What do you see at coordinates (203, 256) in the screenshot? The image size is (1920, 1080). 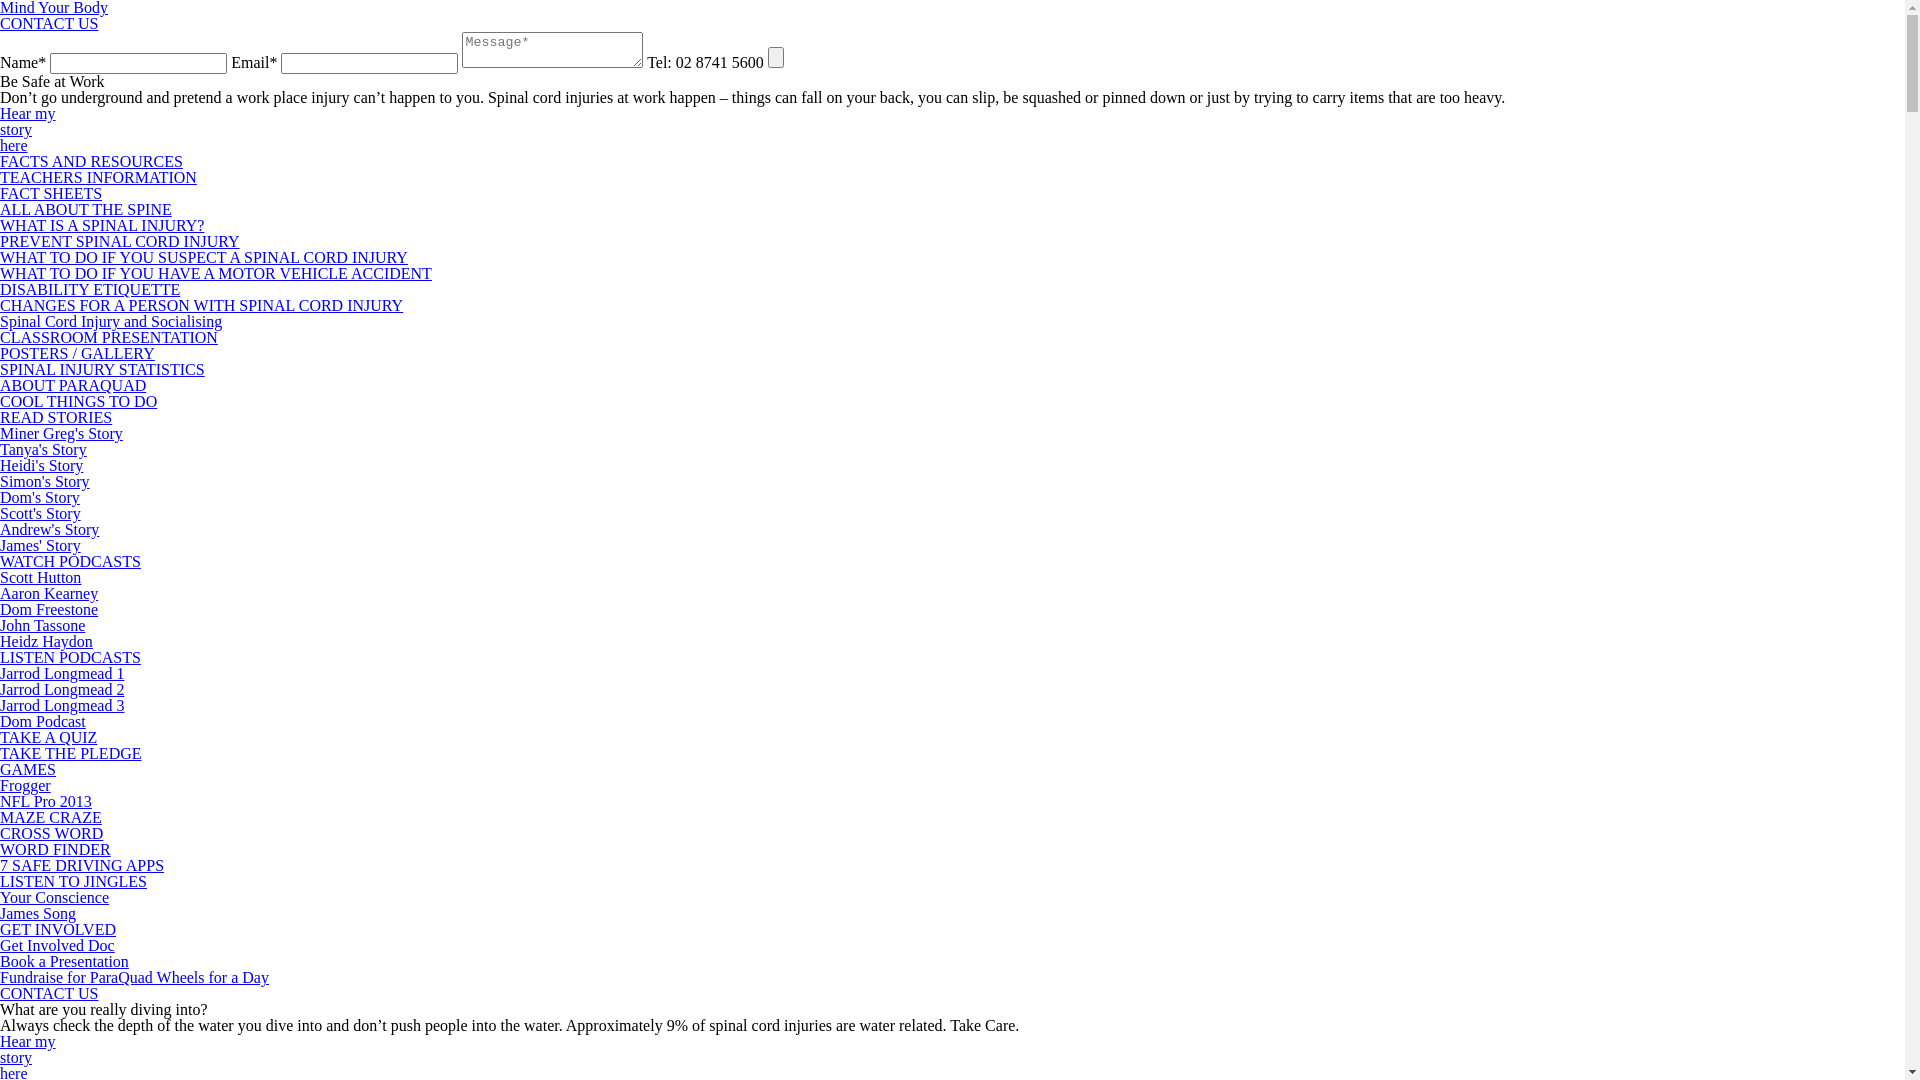 I see `'WHAT TO DO IF YOU SUSPECT A SPINAL CORD INJURY'` at bounding box center [203, 256].